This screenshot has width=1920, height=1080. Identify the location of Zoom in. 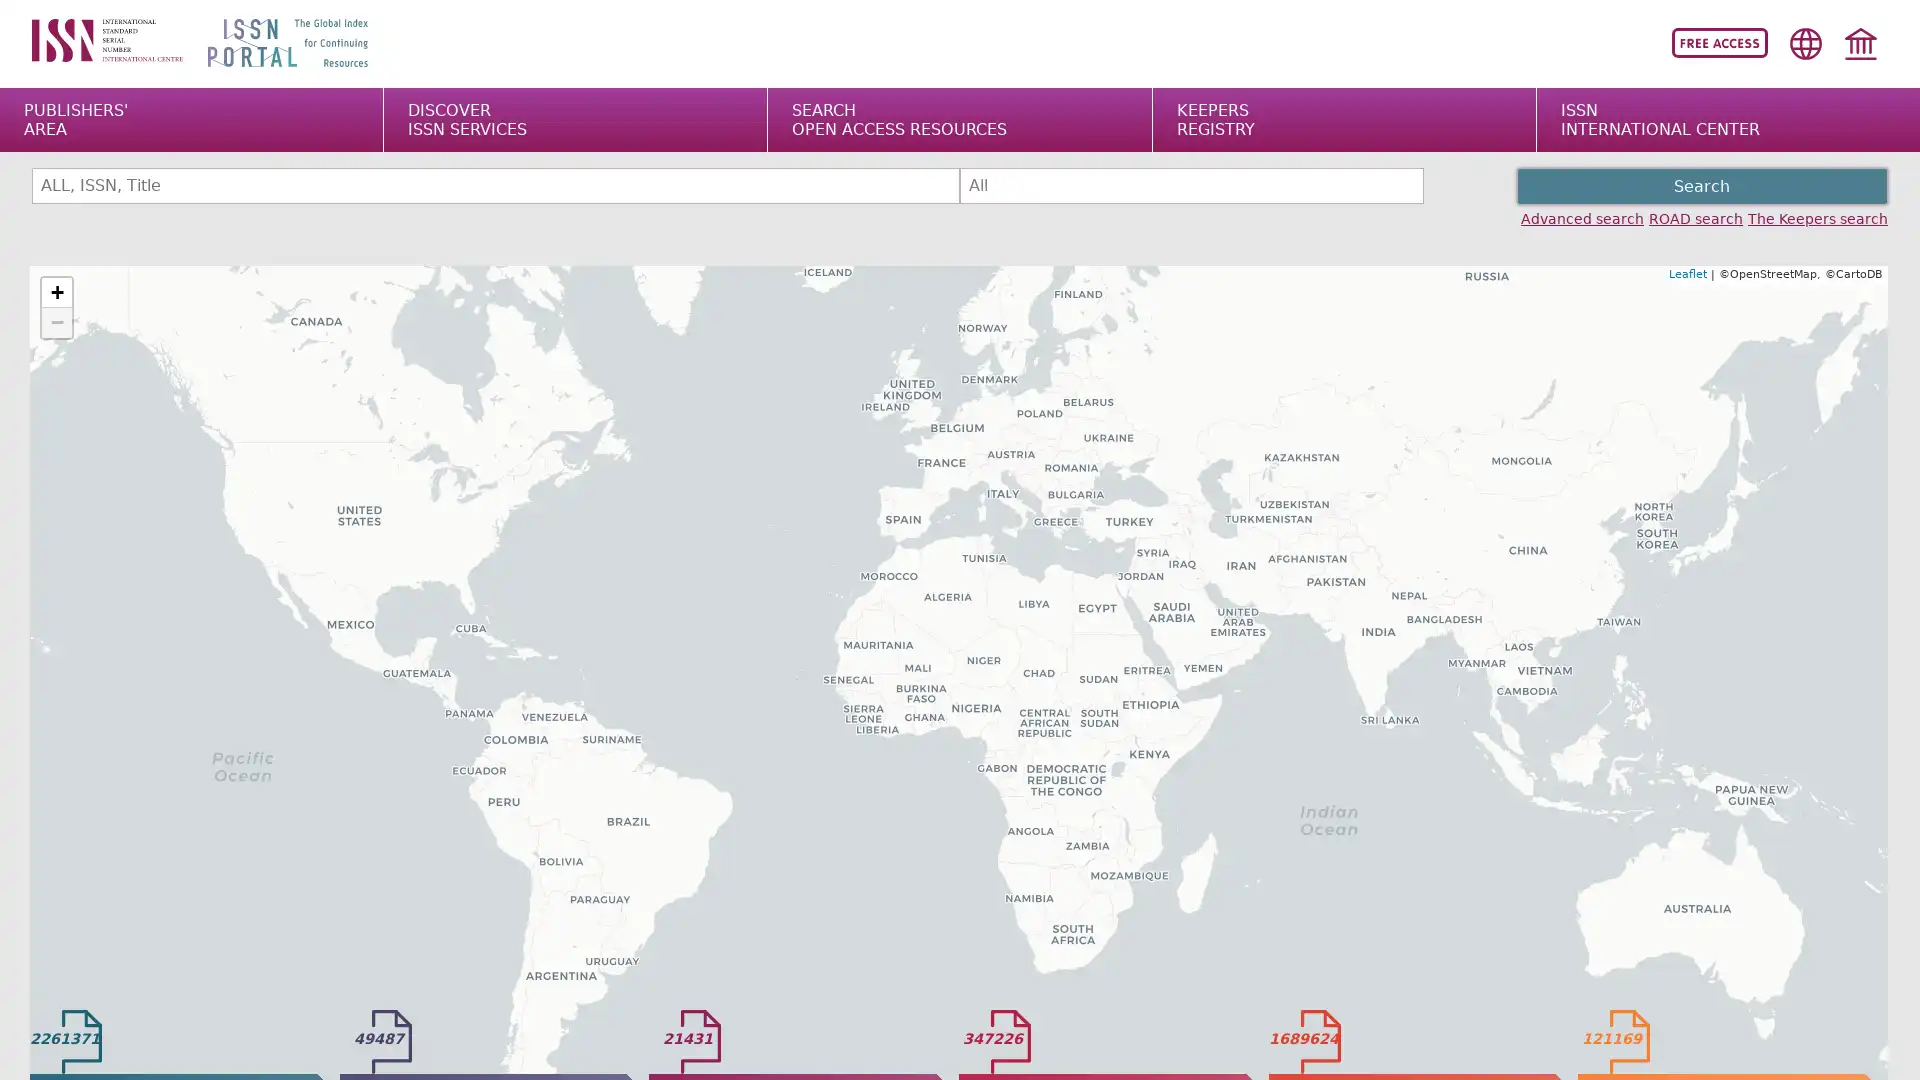
(57, 293).